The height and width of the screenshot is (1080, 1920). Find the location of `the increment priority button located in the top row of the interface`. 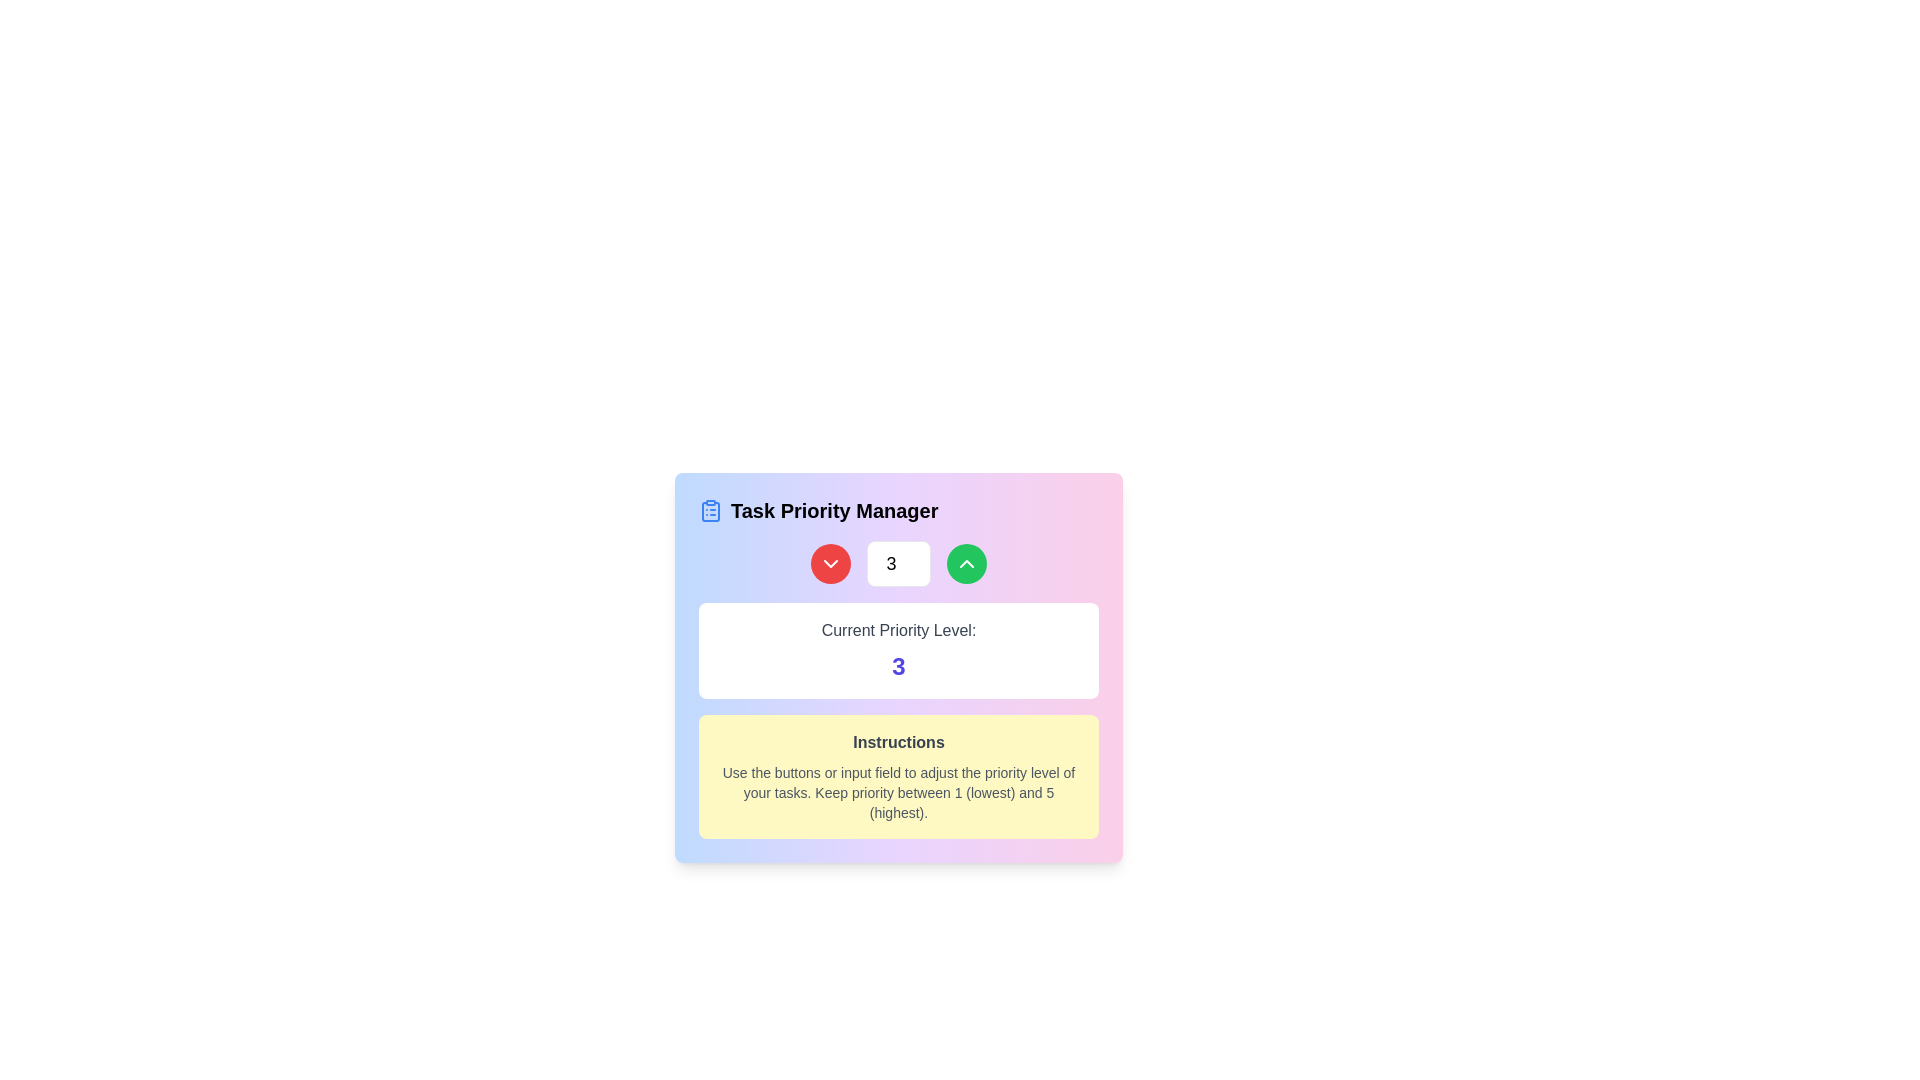

the increment priority button located in the top row of the interface is located at coordinates (966, 563).